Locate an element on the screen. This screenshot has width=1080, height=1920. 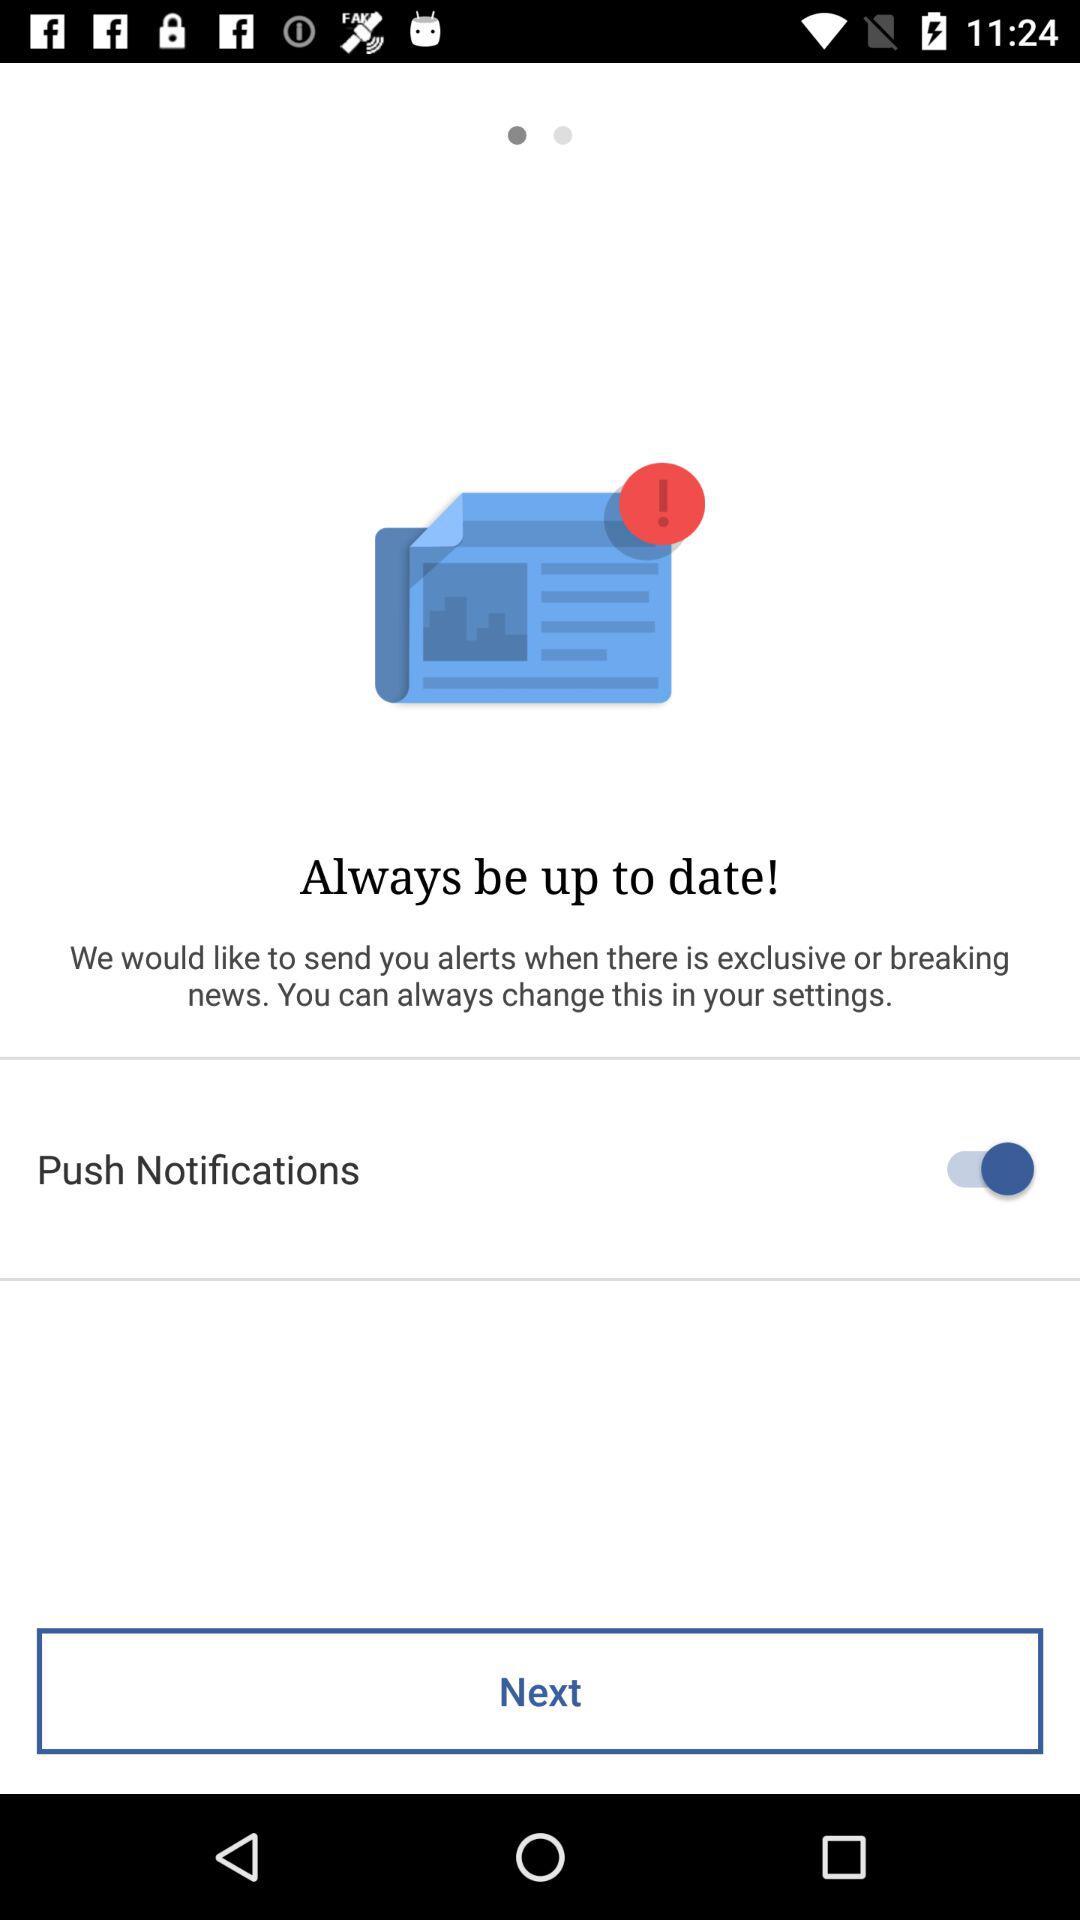
the next item is located at coordinates (540, 1690).